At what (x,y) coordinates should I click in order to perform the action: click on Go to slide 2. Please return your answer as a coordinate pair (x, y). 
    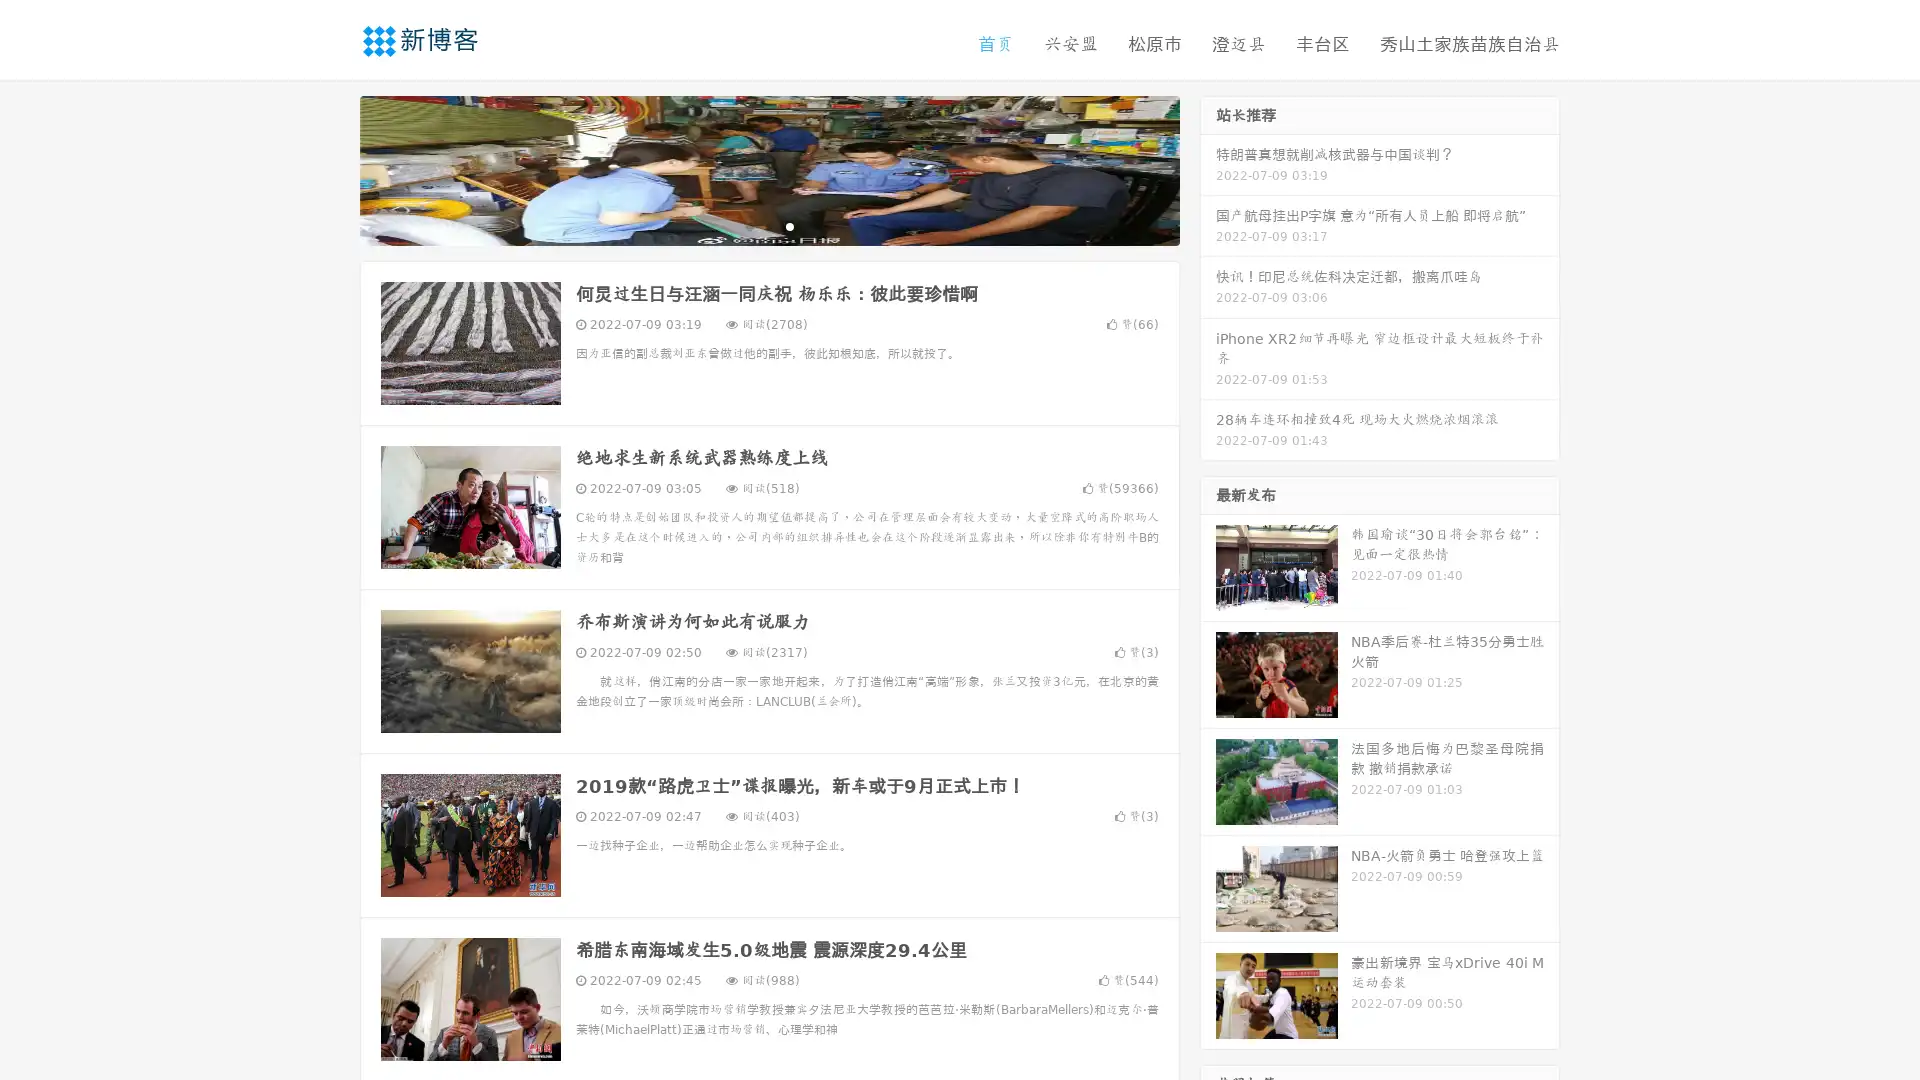
    Looking at the image, I should click on (768, 225).